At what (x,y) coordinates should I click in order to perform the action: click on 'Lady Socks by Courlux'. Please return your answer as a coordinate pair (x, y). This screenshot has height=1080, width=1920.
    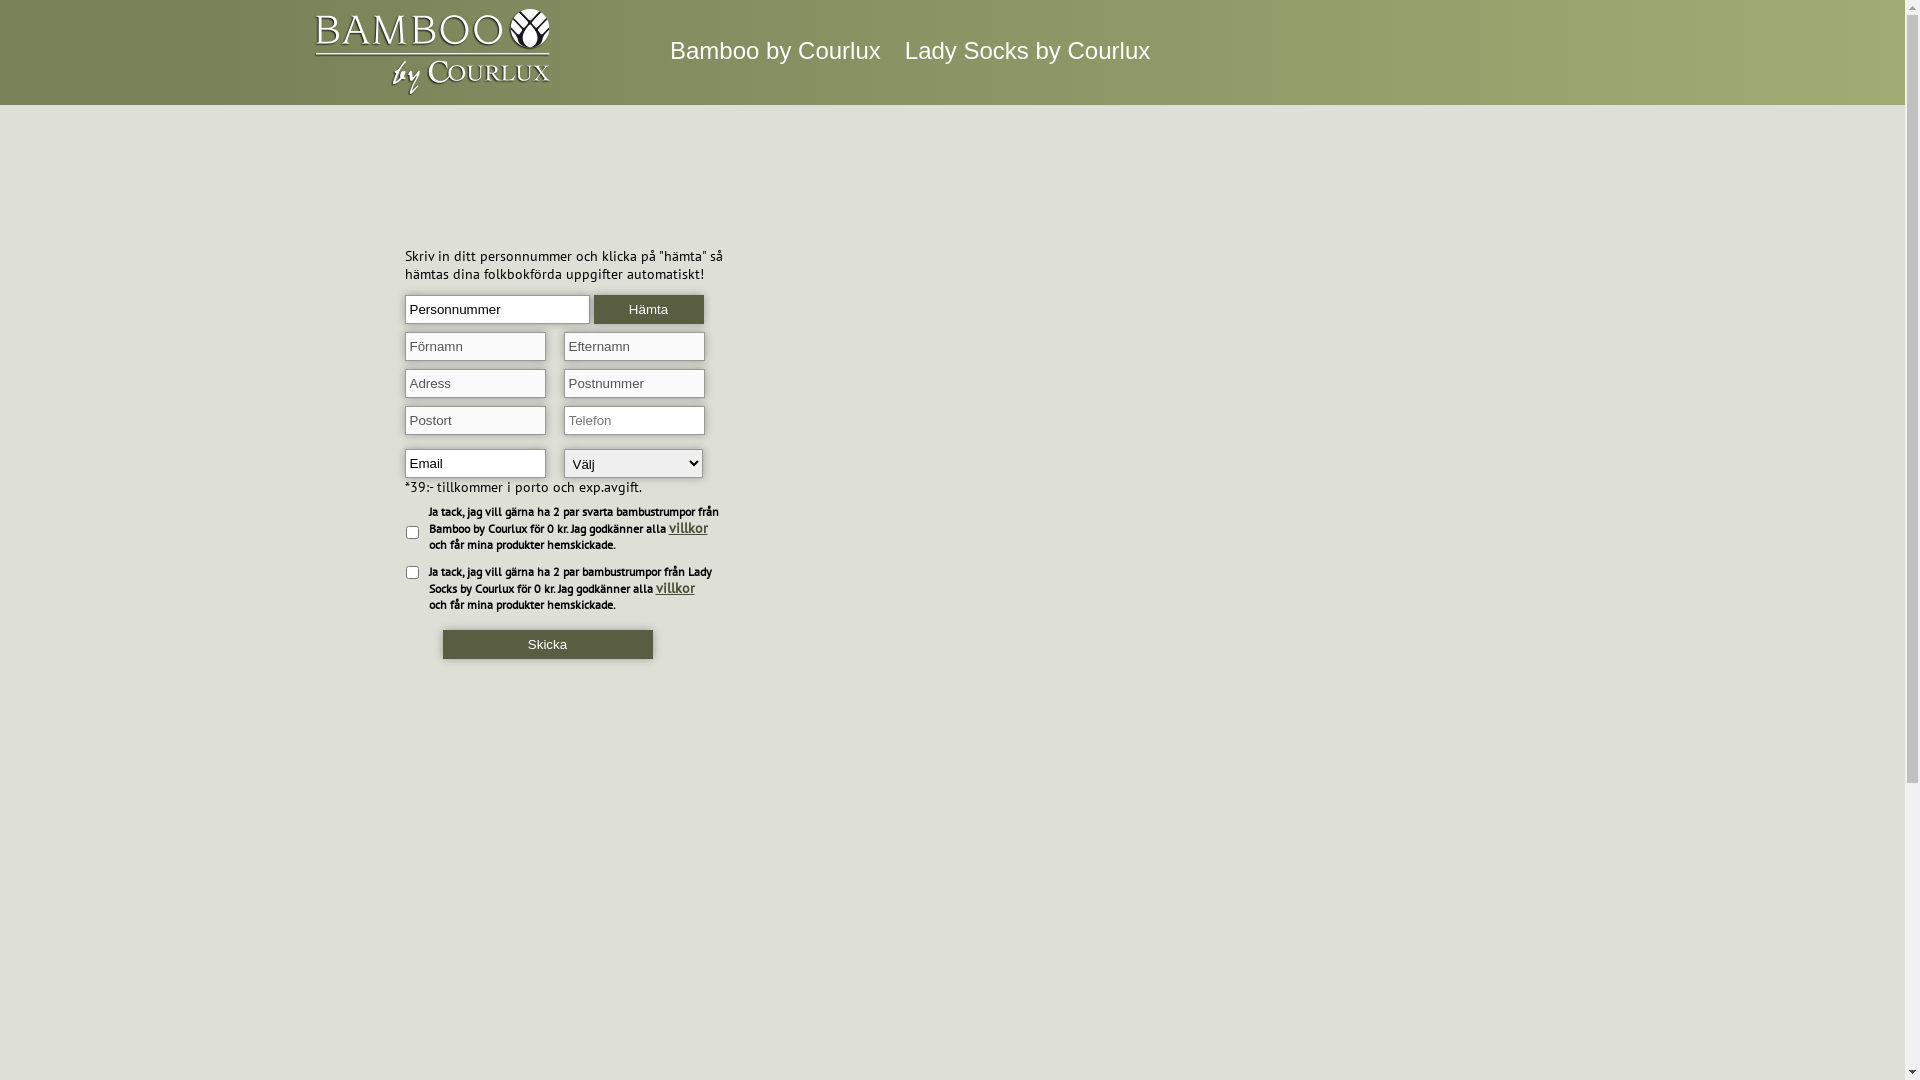
    Looking at the image, I should click on (1027, 49).